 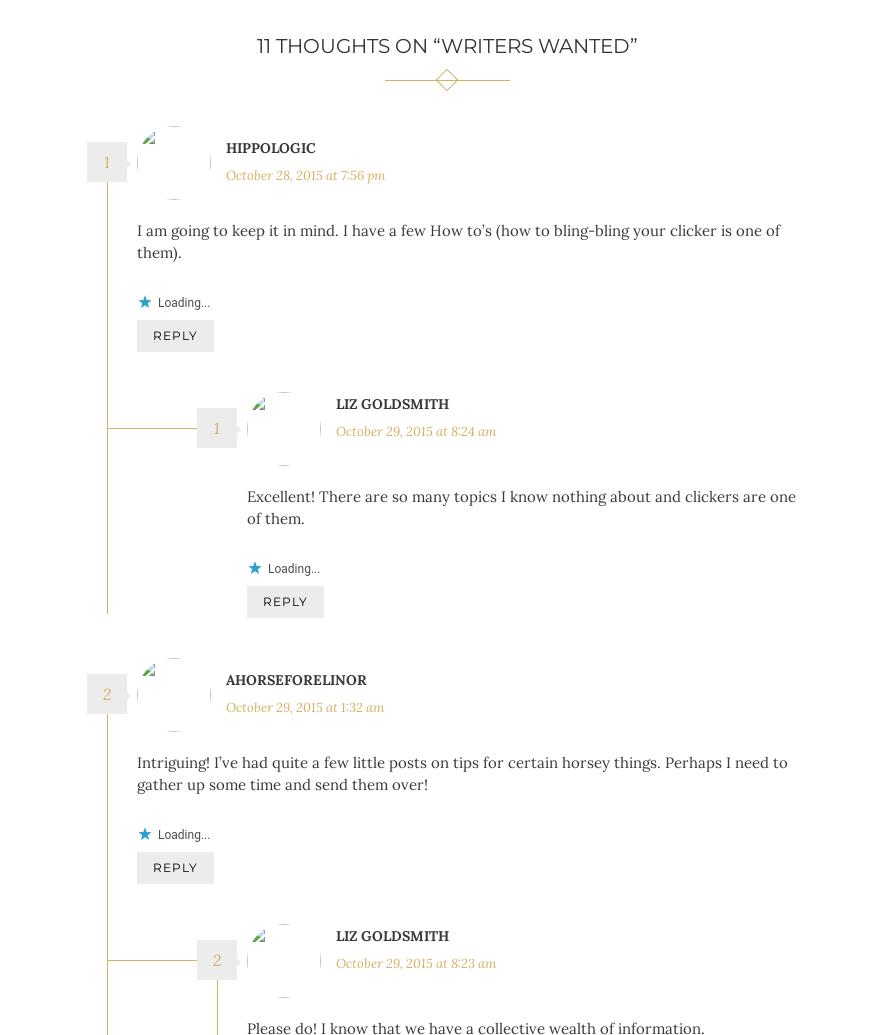 What do you see at coordinates (534, 45) in the screenshot?
I see `'Writers Wanted'` at bounding box center [534, 45].